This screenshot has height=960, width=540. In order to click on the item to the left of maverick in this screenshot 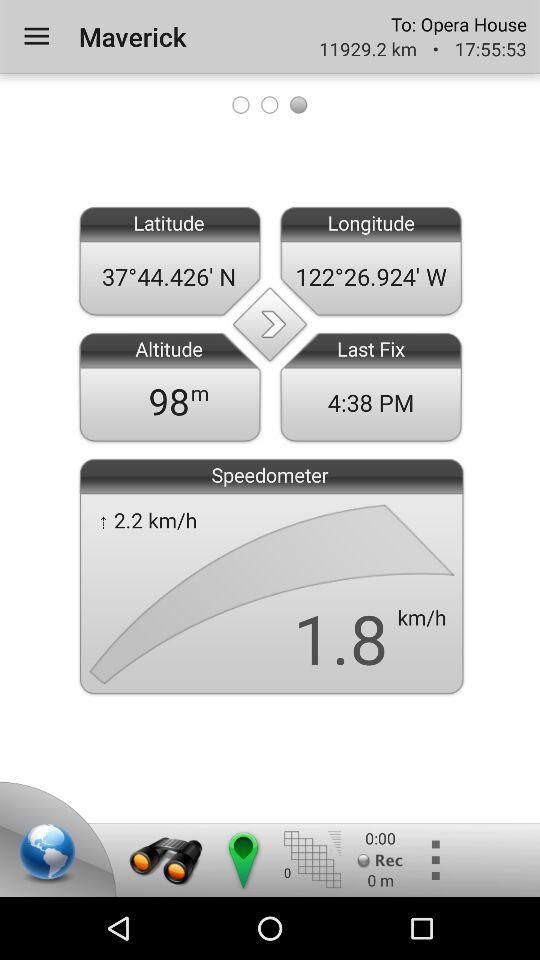, I will do `click(36, 35)`.